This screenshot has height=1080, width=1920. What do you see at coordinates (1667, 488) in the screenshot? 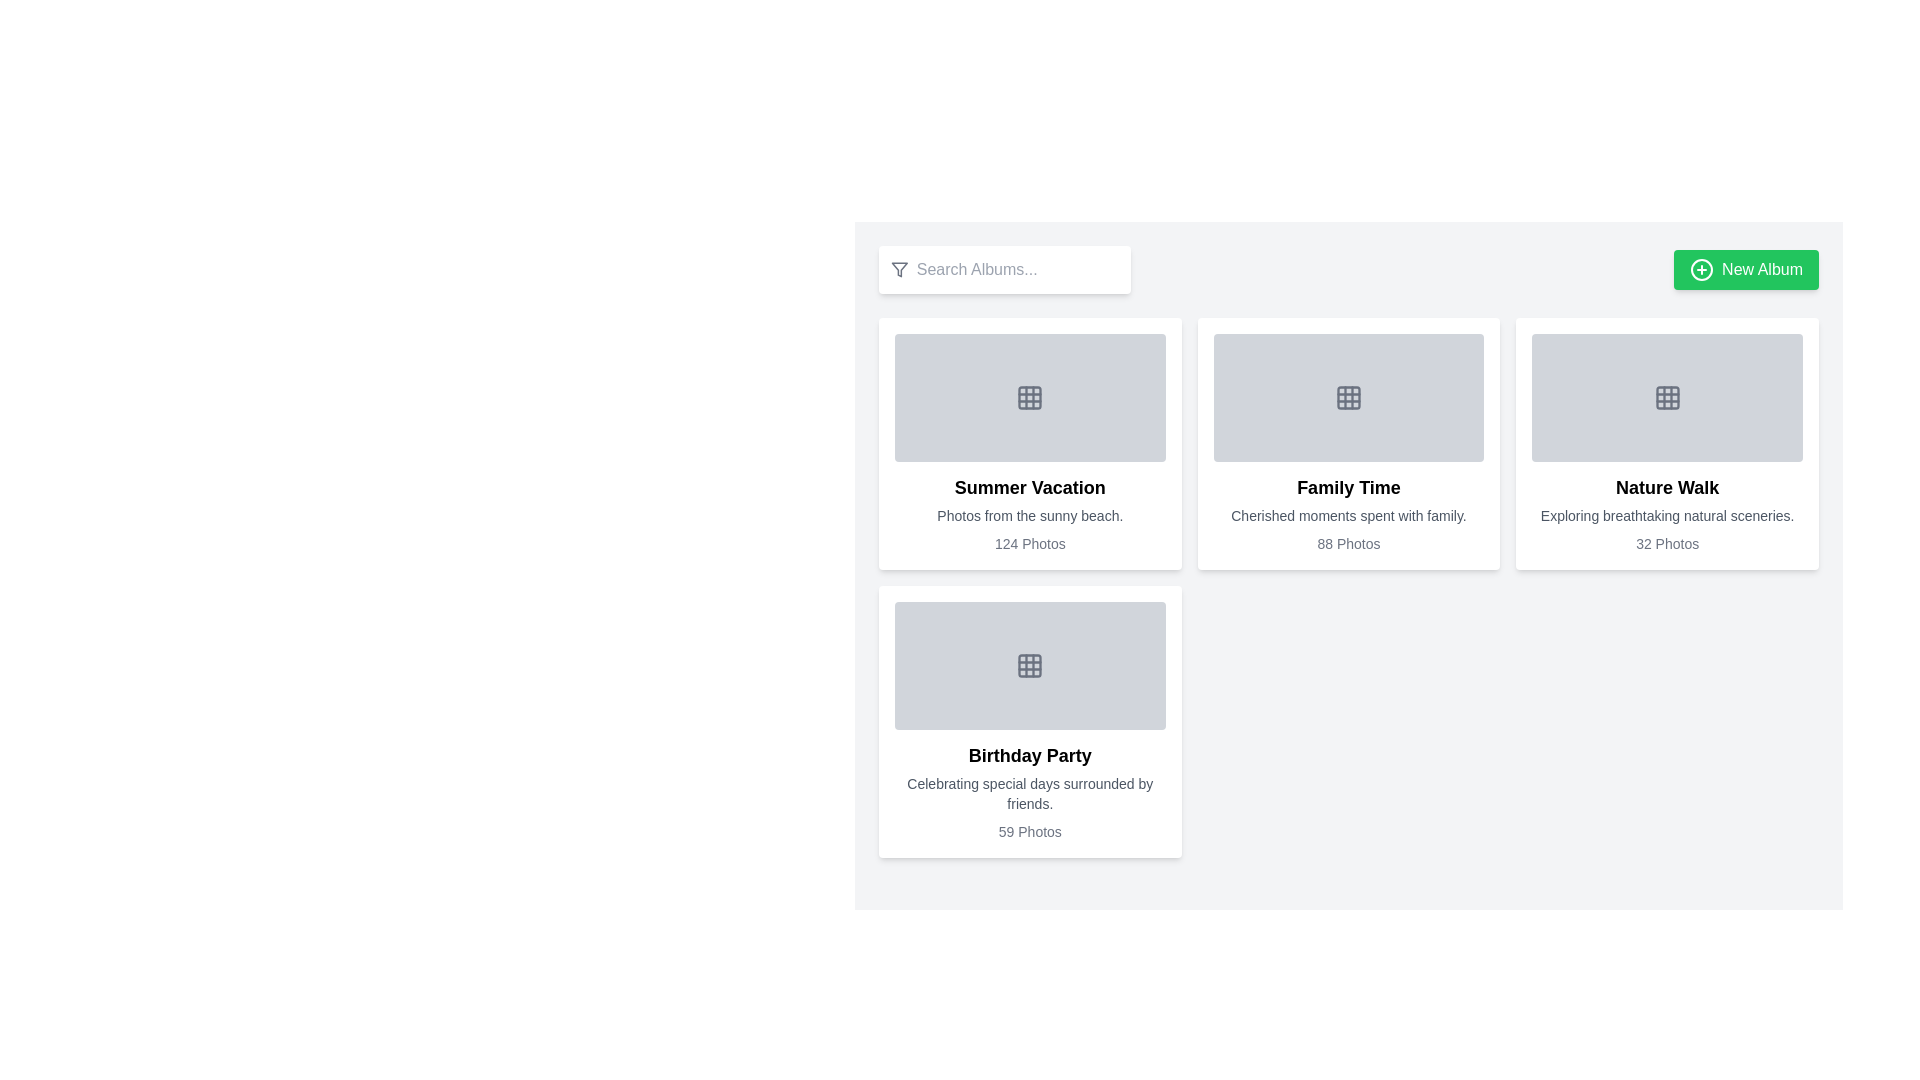
I see `the text label displaying 'Nature Walk', styled in bold and large font, located at the upper center of the card in the third column of the grid layout` at bounding box center [1667, 488].